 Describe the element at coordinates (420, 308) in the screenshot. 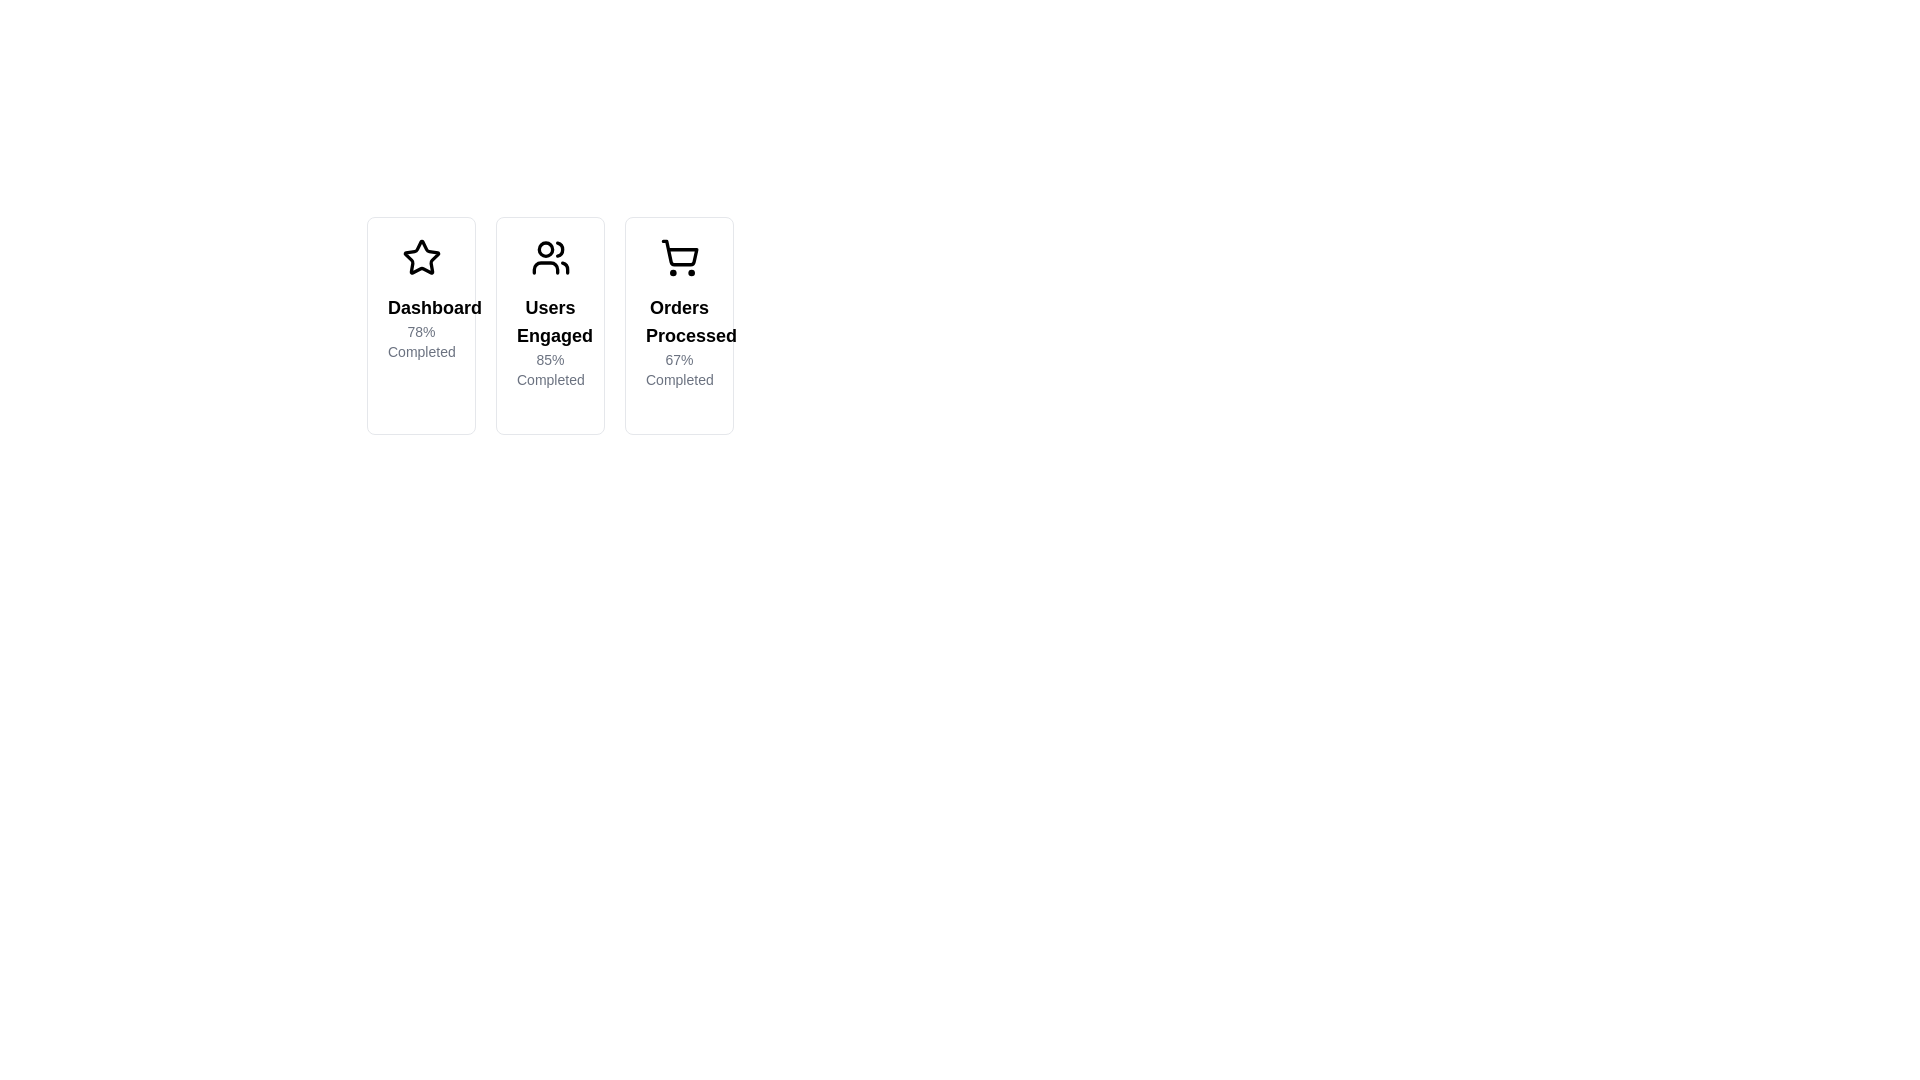

I see `the text label that serves as a title or header for the associated card, positioned above the '78% Completed' text within the first card of a horizontally aligned group of cards` at that location.